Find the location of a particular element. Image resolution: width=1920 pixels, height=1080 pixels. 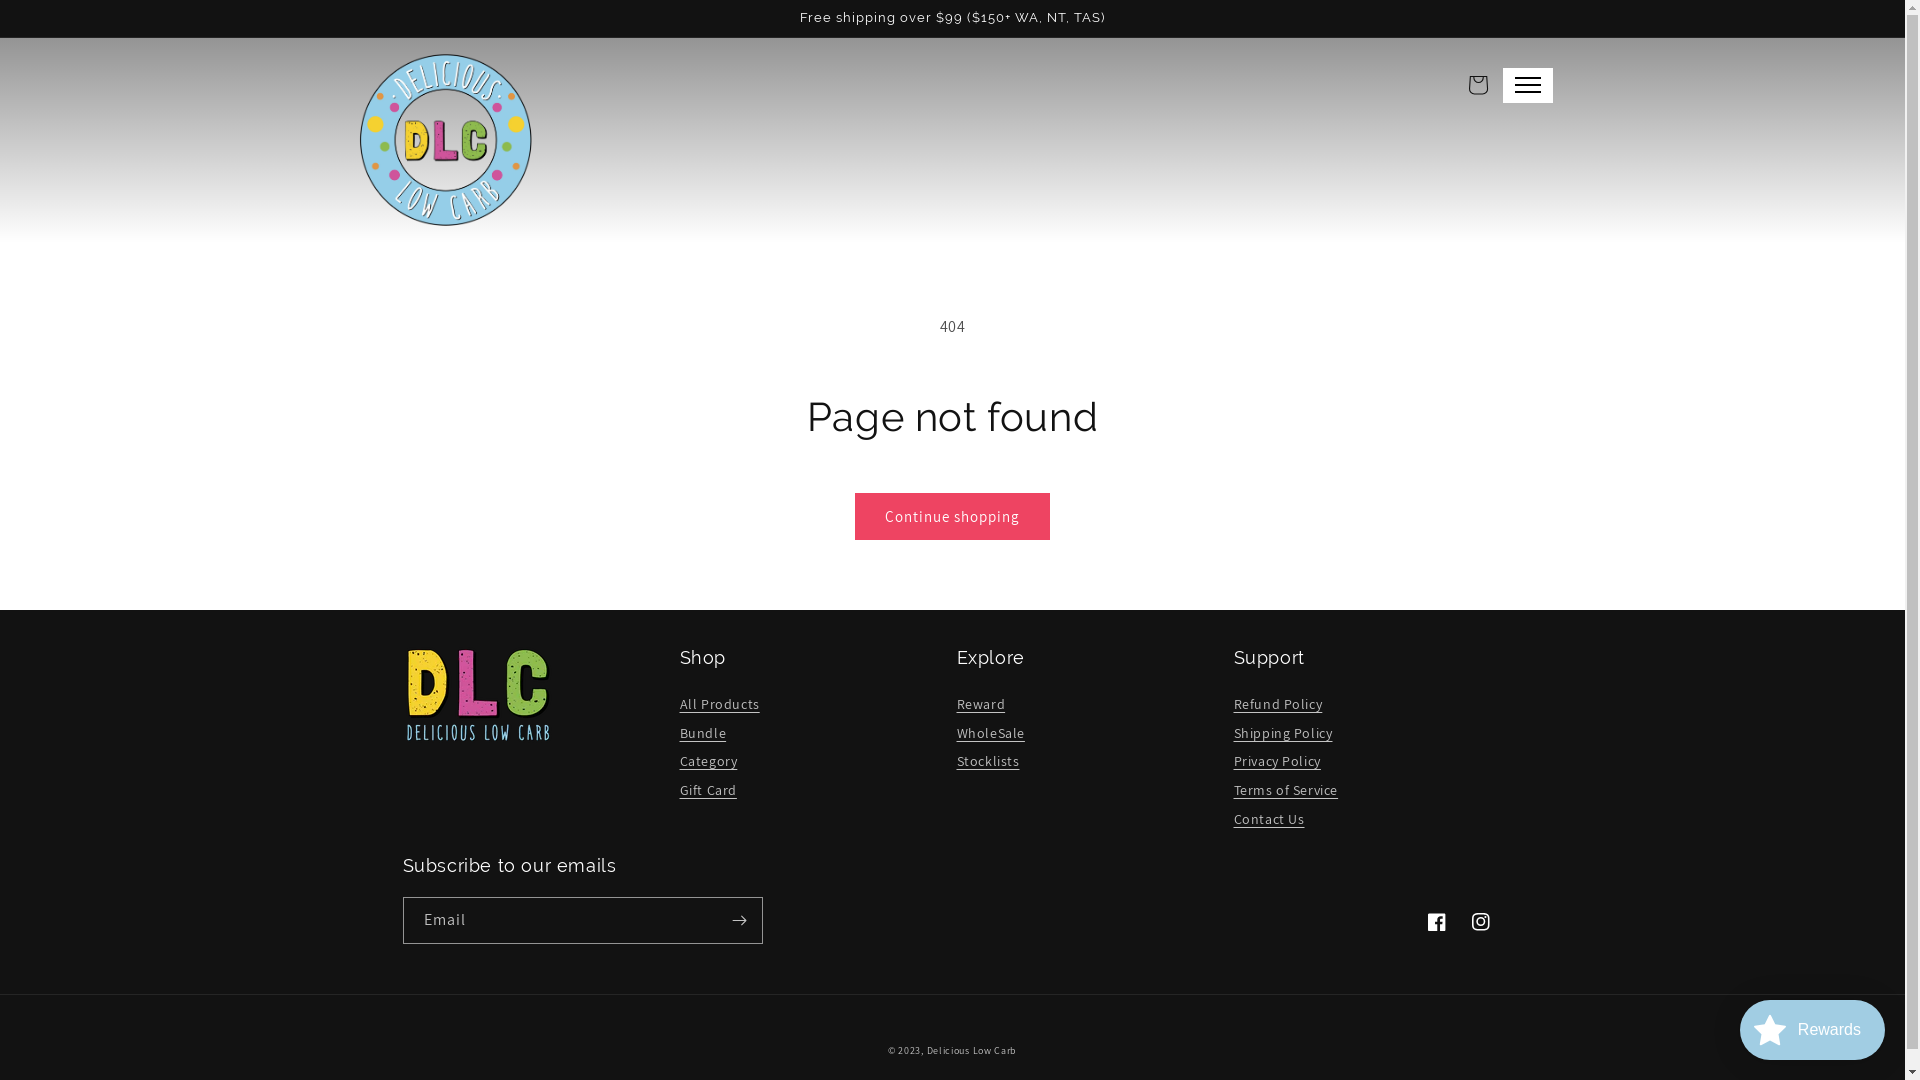

'Contact Us' is located at coordinates (1268, 819).